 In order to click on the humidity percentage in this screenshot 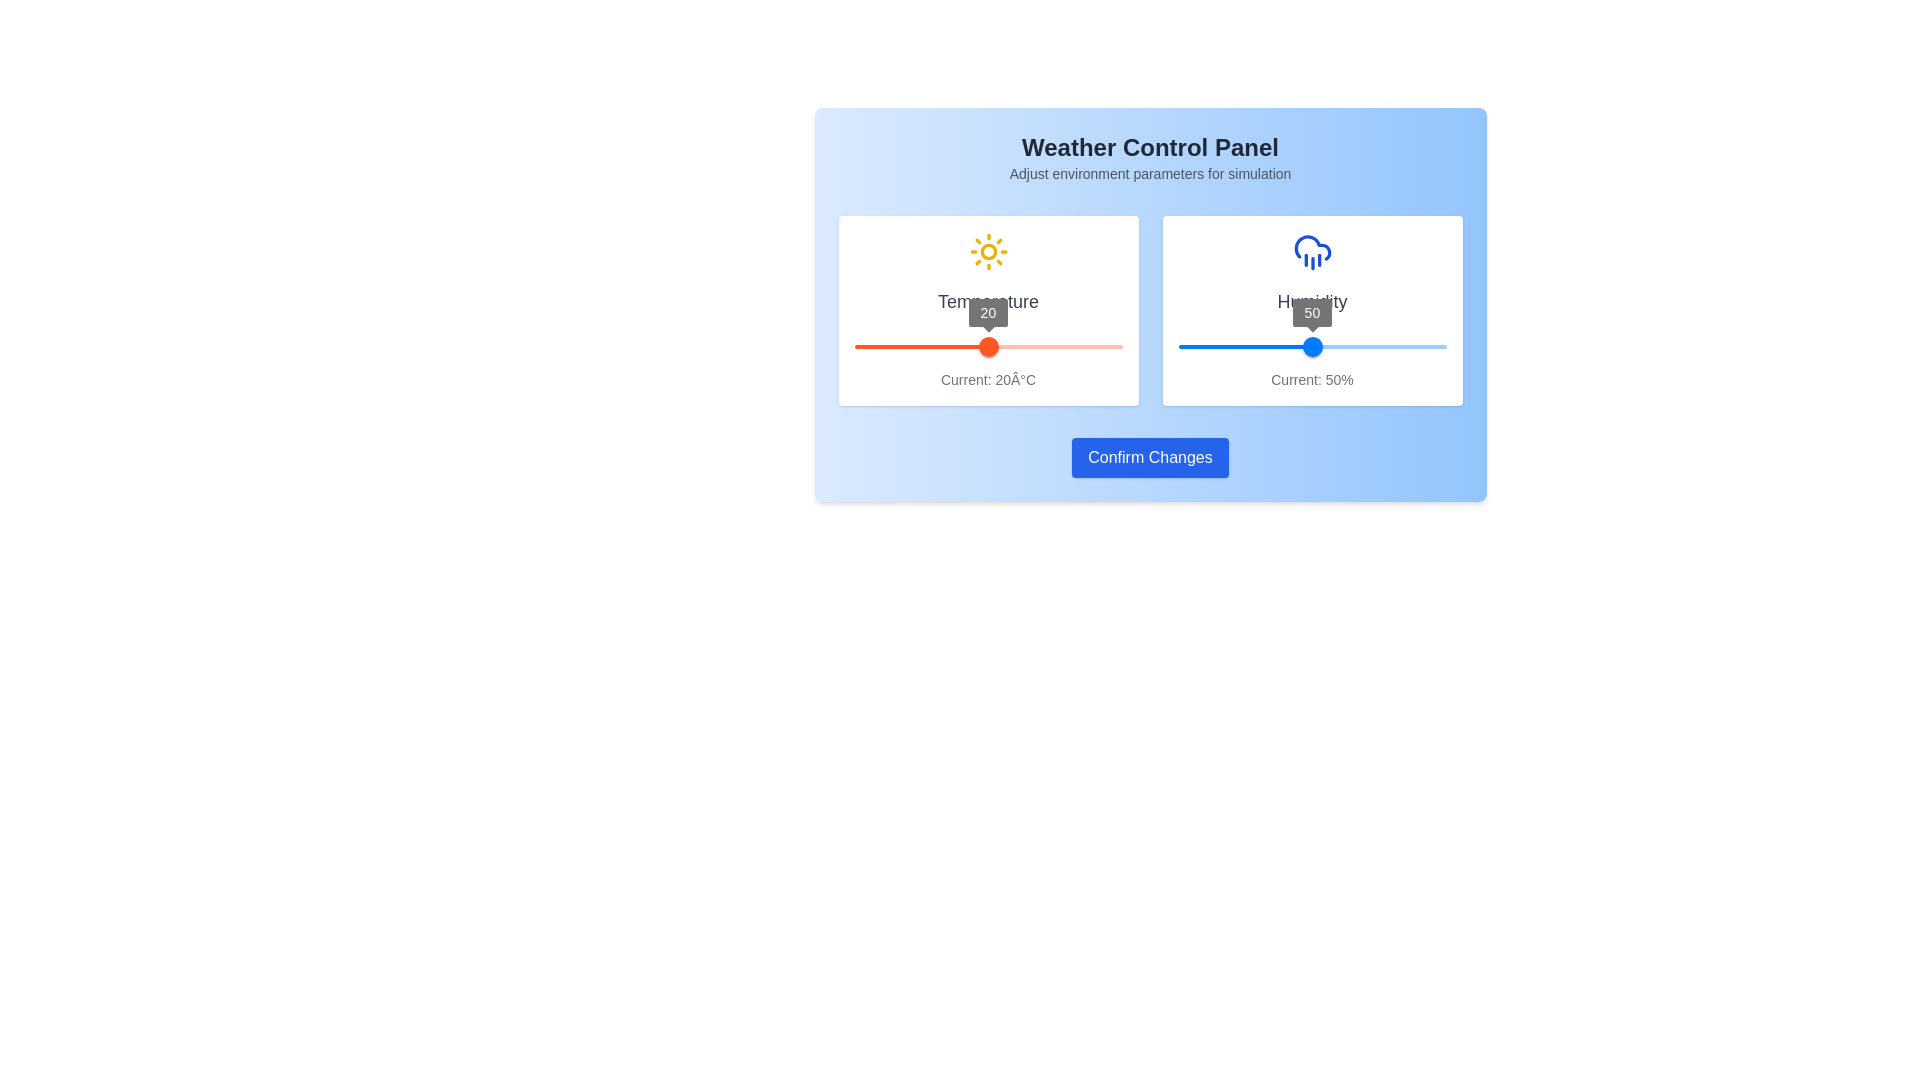, I will do `click(1183, 346)`.